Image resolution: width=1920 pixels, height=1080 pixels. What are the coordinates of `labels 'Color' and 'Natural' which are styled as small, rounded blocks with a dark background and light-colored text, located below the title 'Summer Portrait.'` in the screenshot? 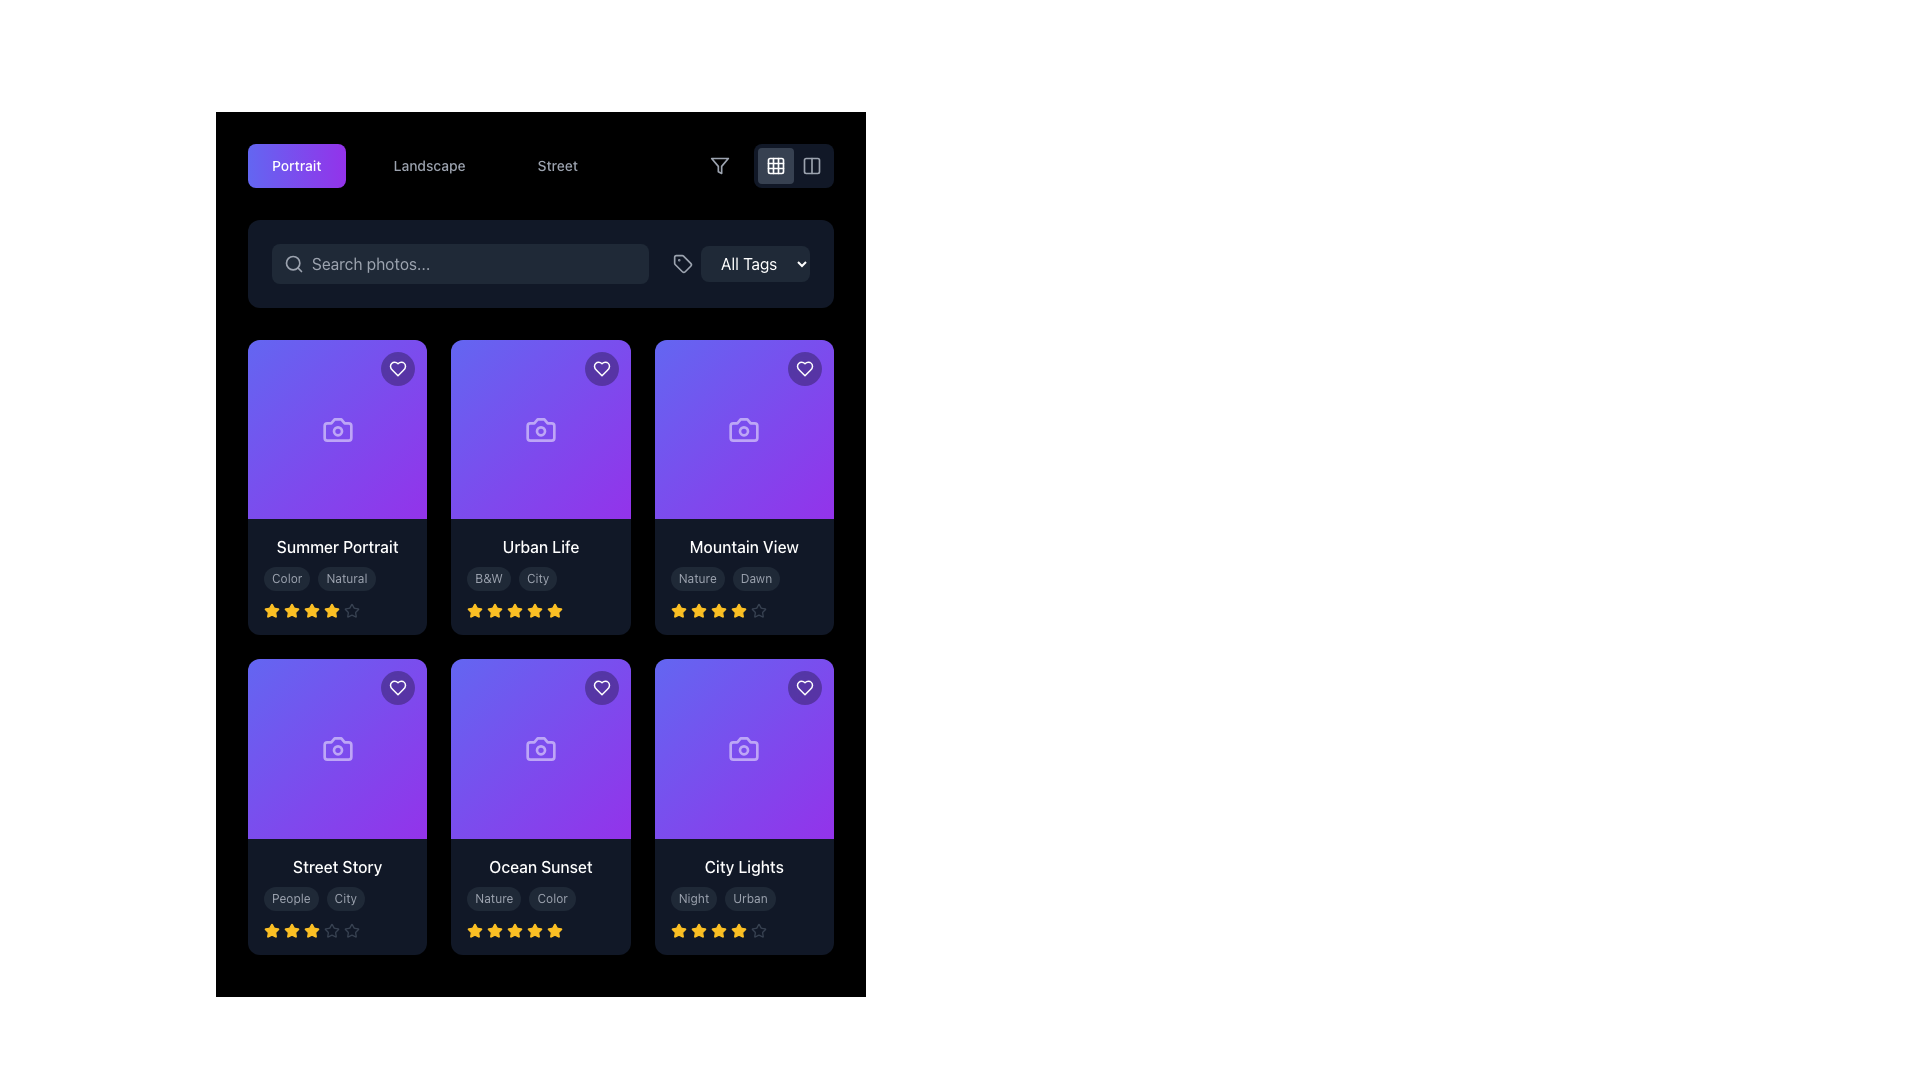 It's located at (337, 579).